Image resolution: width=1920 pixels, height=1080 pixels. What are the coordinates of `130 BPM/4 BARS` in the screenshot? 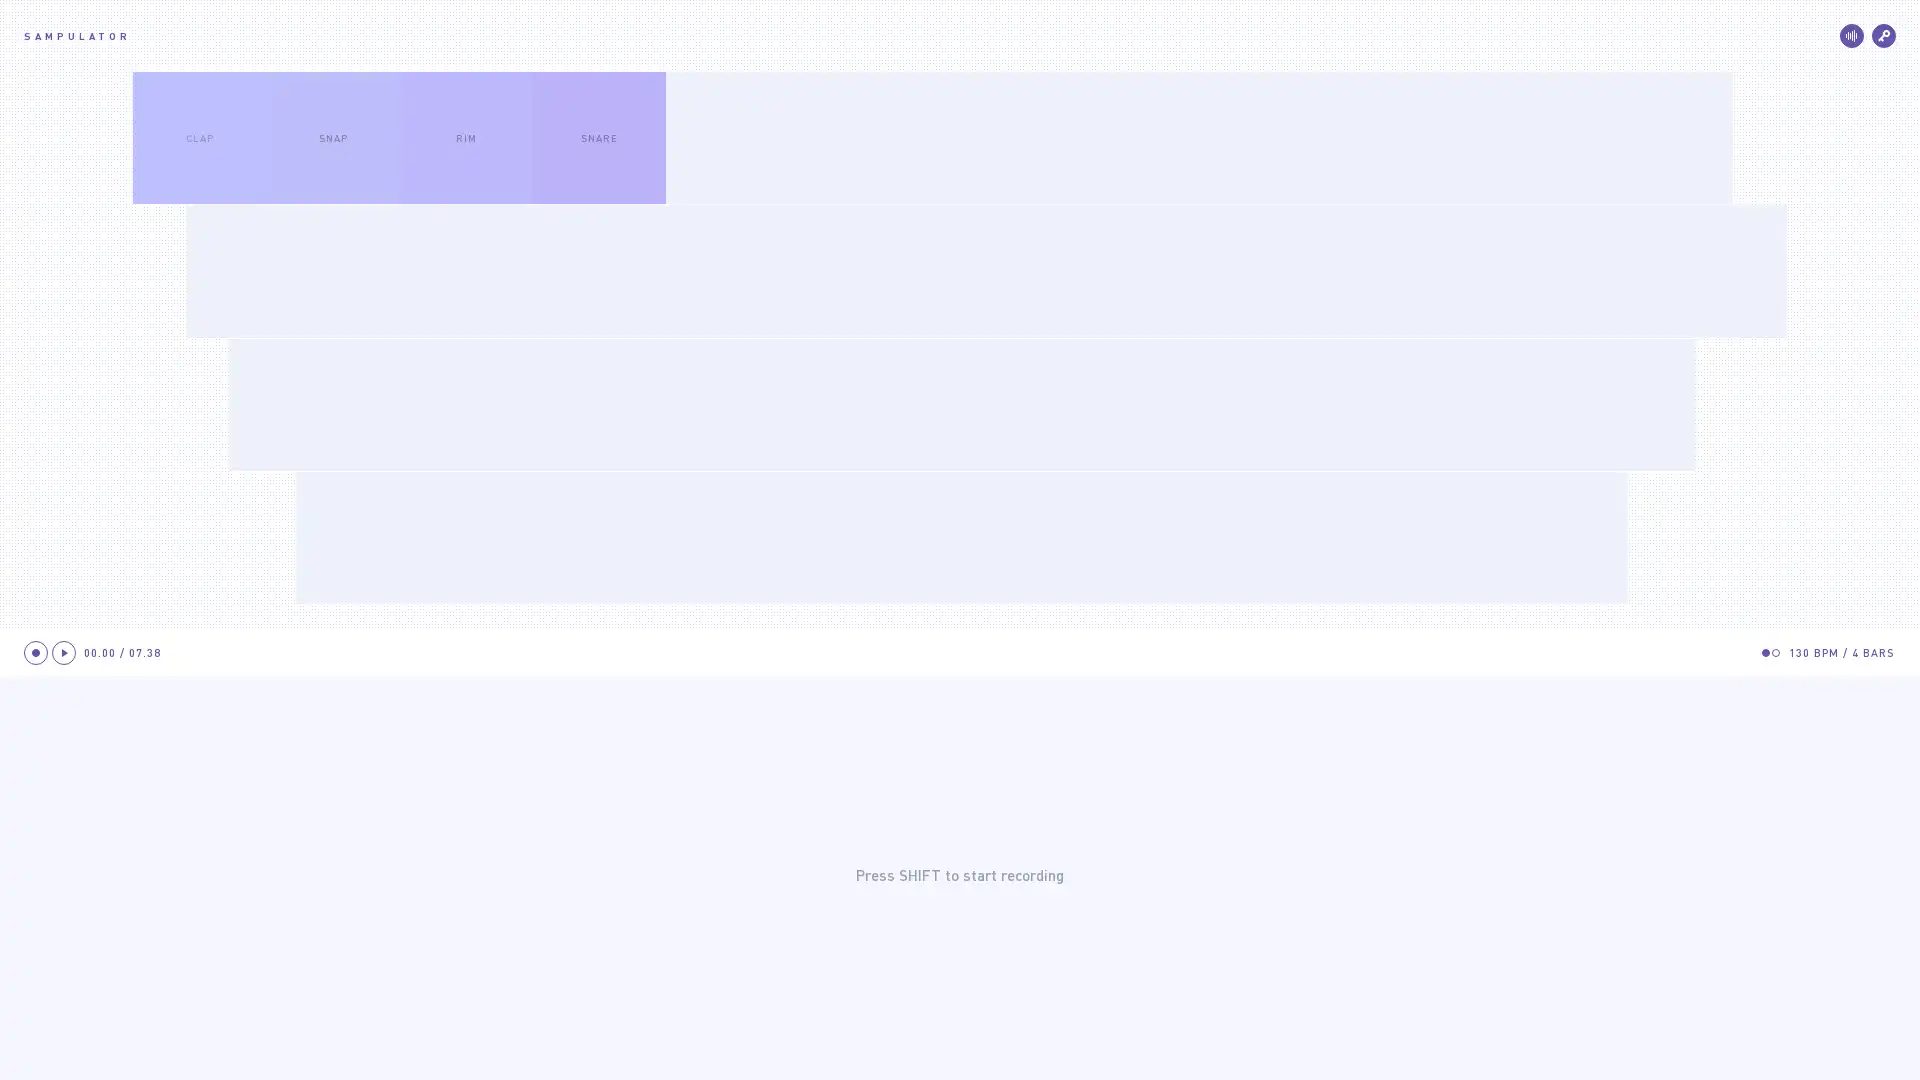 It's located at (1841, 652).